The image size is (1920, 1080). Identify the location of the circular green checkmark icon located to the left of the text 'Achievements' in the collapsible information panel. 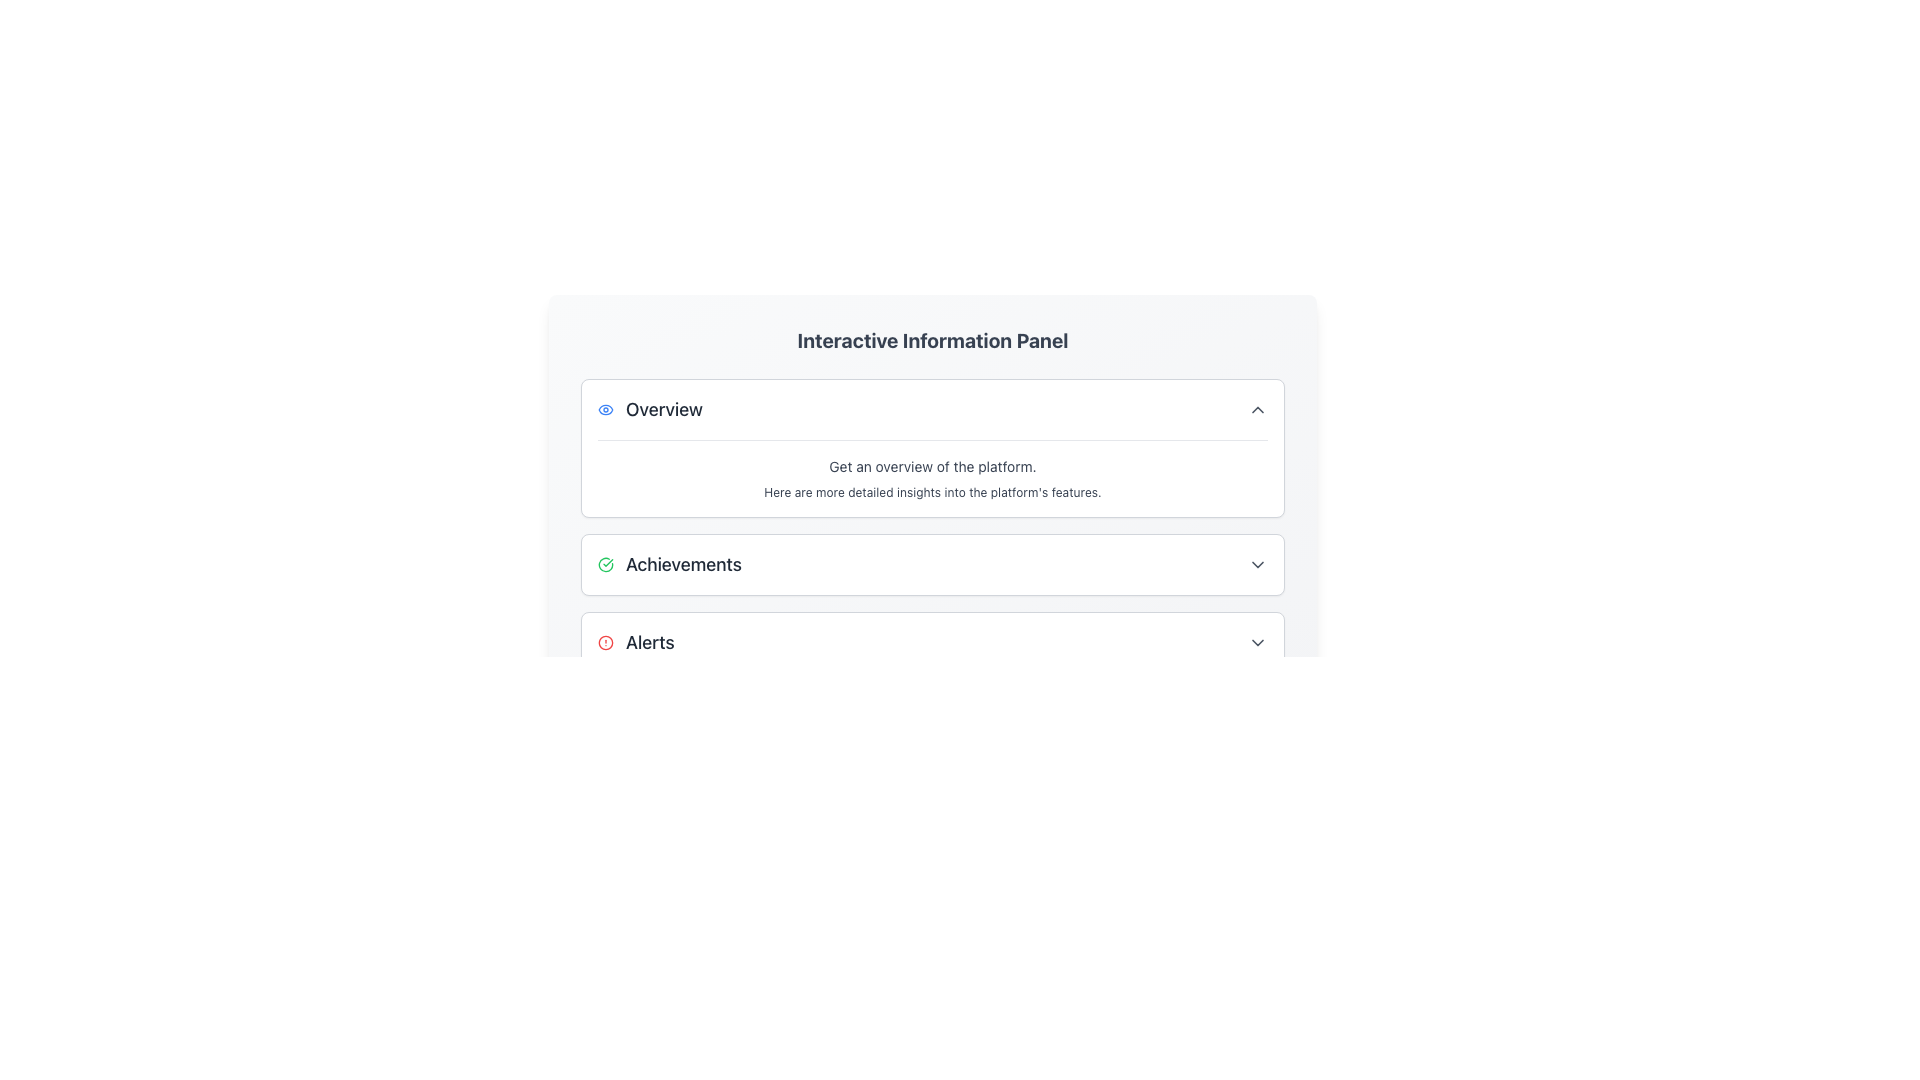
(604, 564).